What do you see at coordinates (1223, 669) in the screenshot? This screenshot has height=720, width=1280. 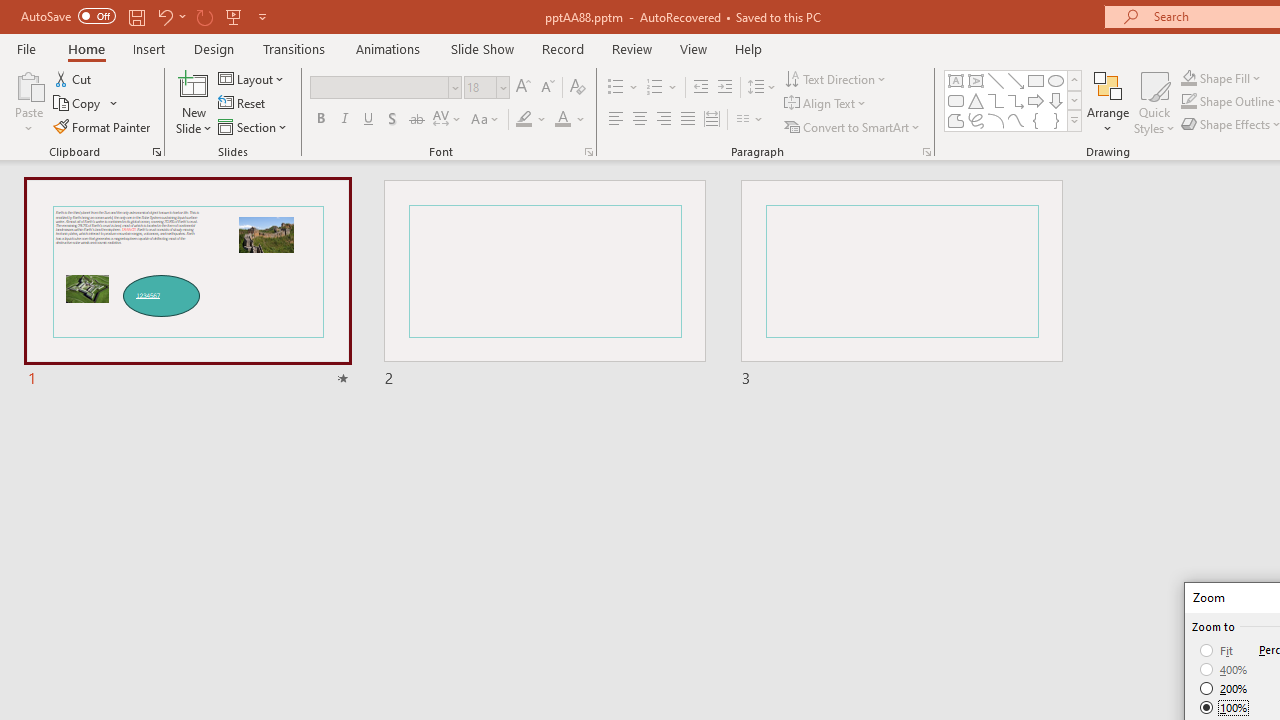 I see `'400%'` at bounding box center [1223, 669].